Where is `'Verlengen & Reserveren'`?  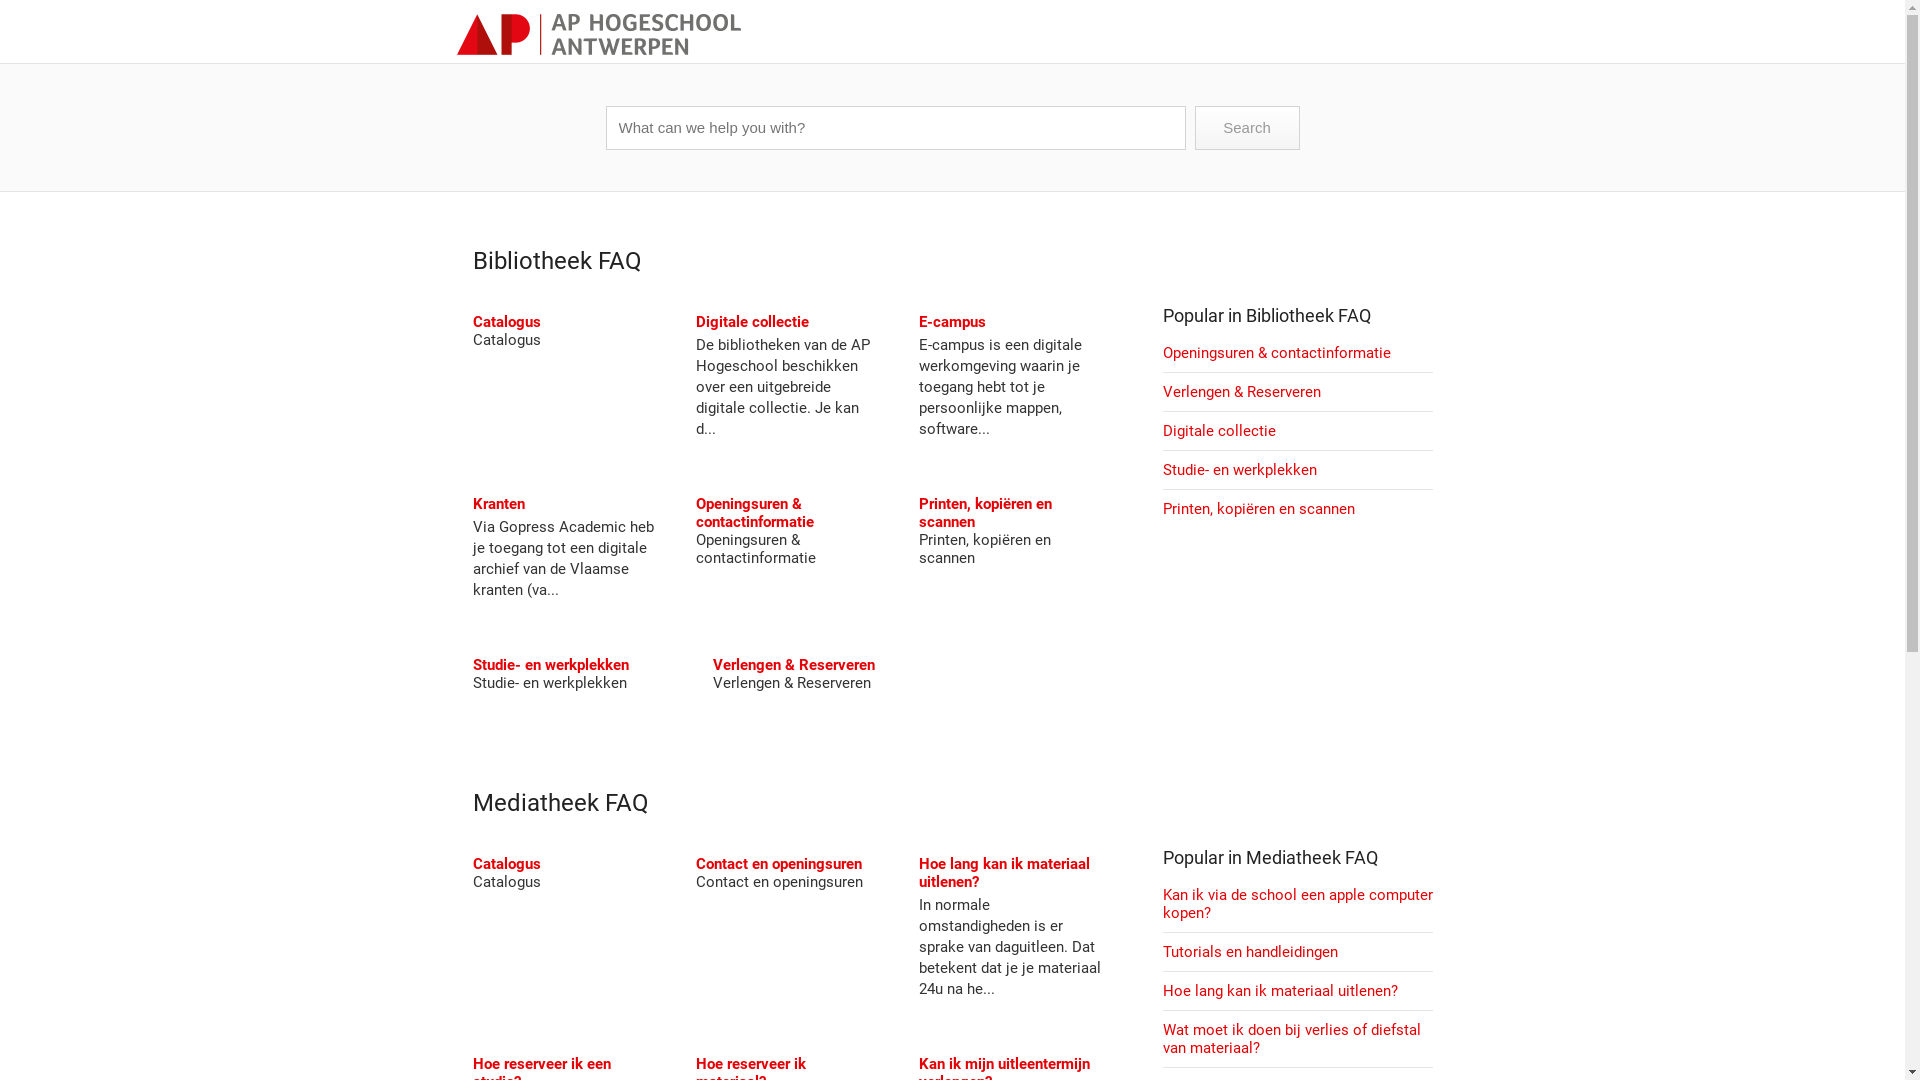
'Verlengen & Reserveren' is located at coordinates (791, 664).